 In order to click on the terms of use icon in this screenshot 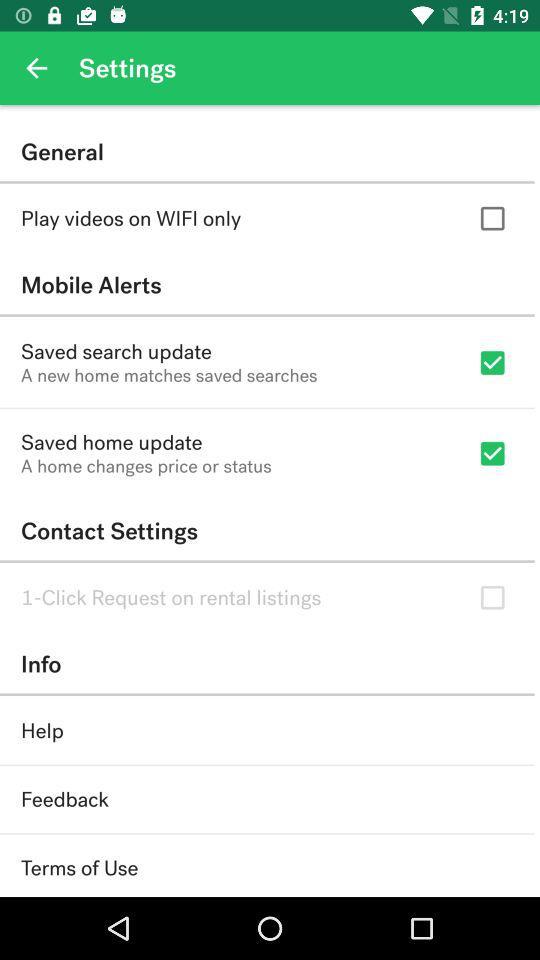, I will do `click(78, 867)`.